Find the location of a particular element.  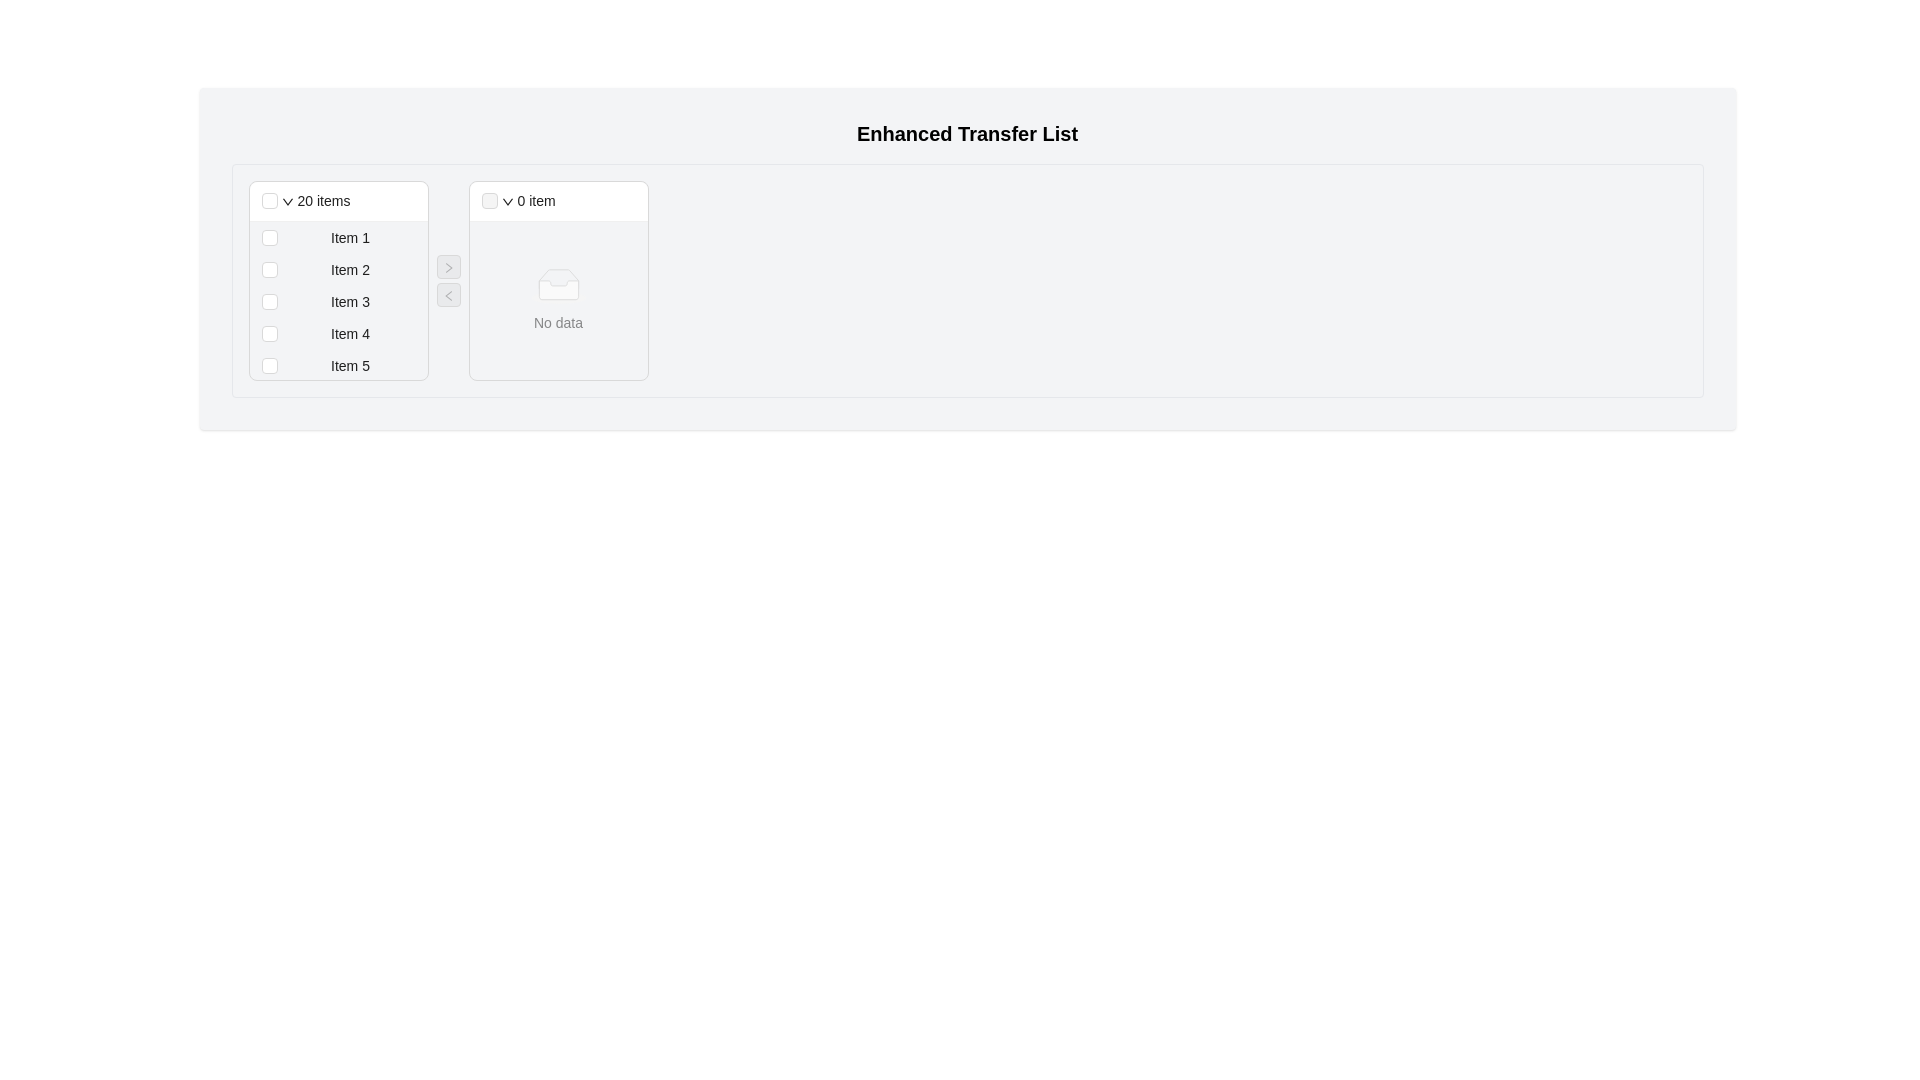

the second item in the transfer list, which is represented by a text label indicating its name or identifier is located at coordinates (350, 270).